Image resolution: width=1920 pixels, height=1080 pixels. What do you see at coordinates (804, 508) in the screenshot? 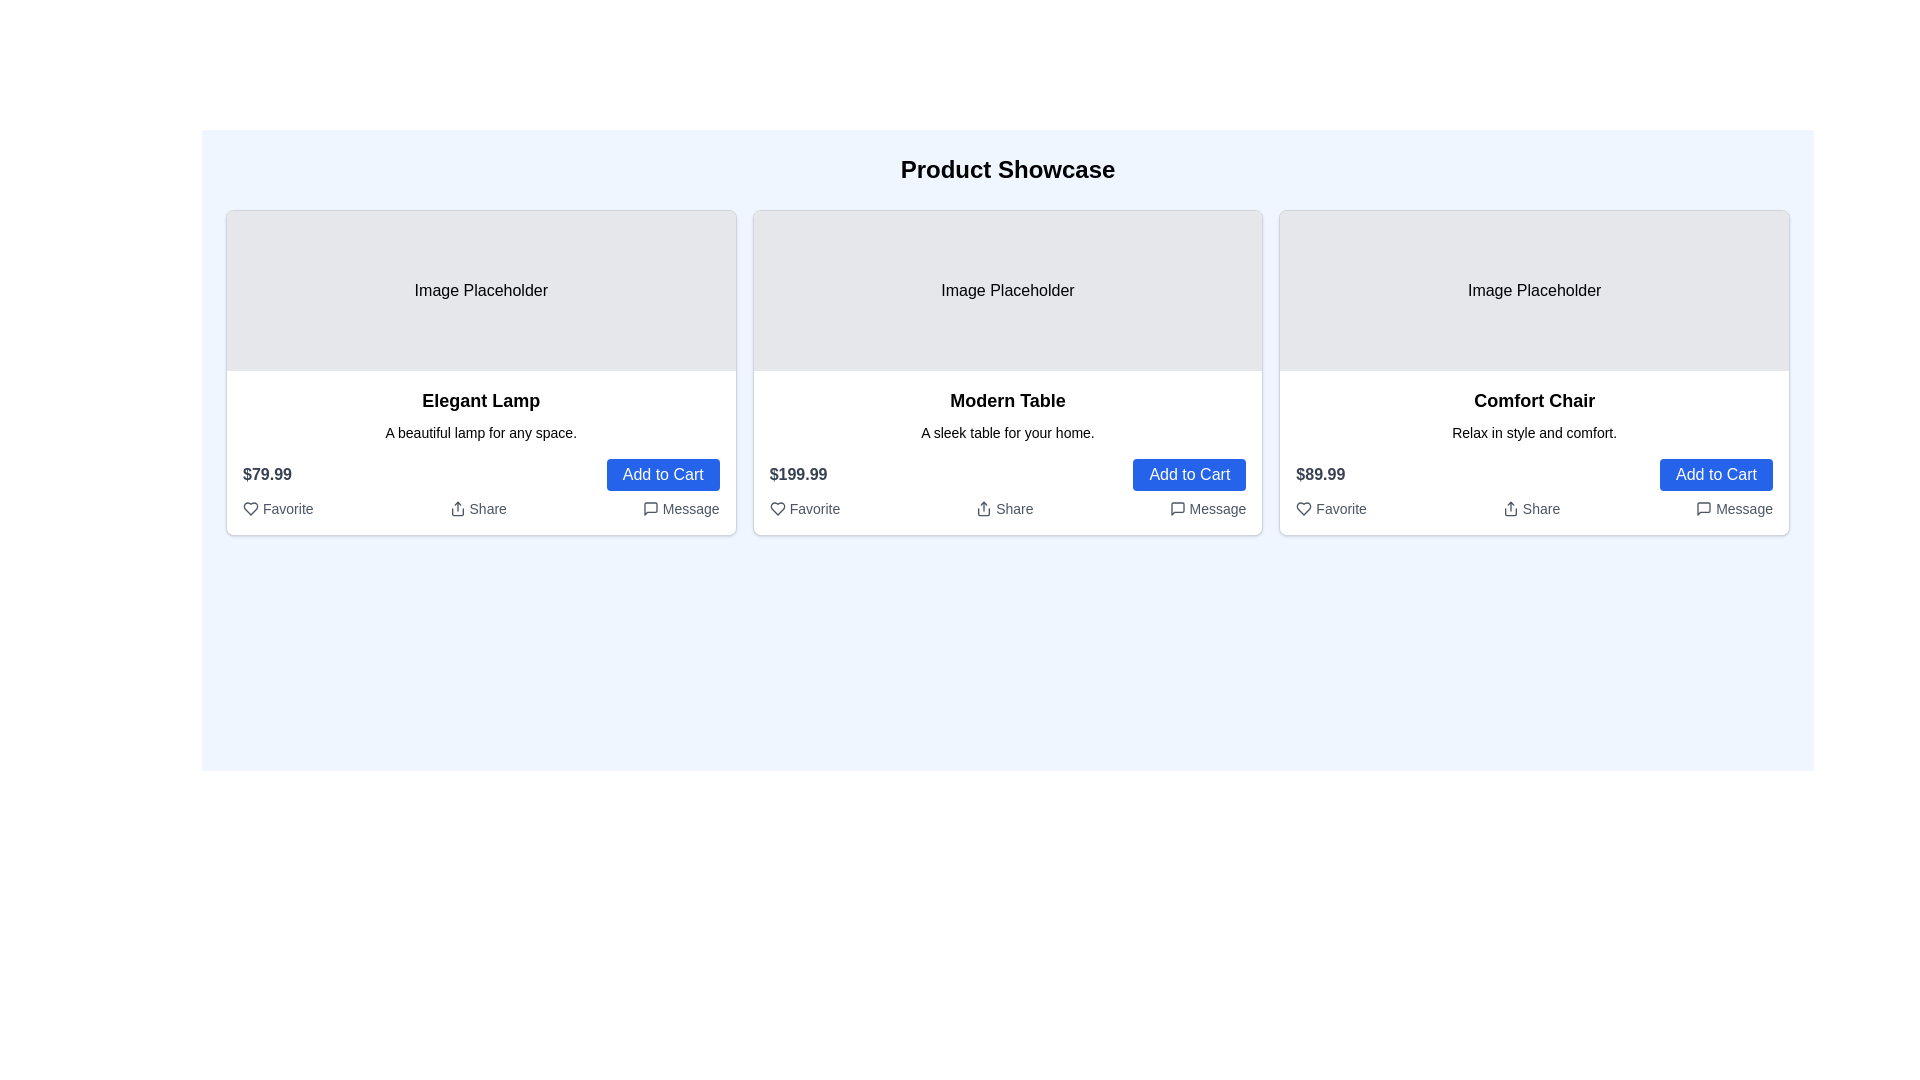
I see `the 'Favorite' button, which is a compact text button with a heart icon` at bounding box center [804, 508].